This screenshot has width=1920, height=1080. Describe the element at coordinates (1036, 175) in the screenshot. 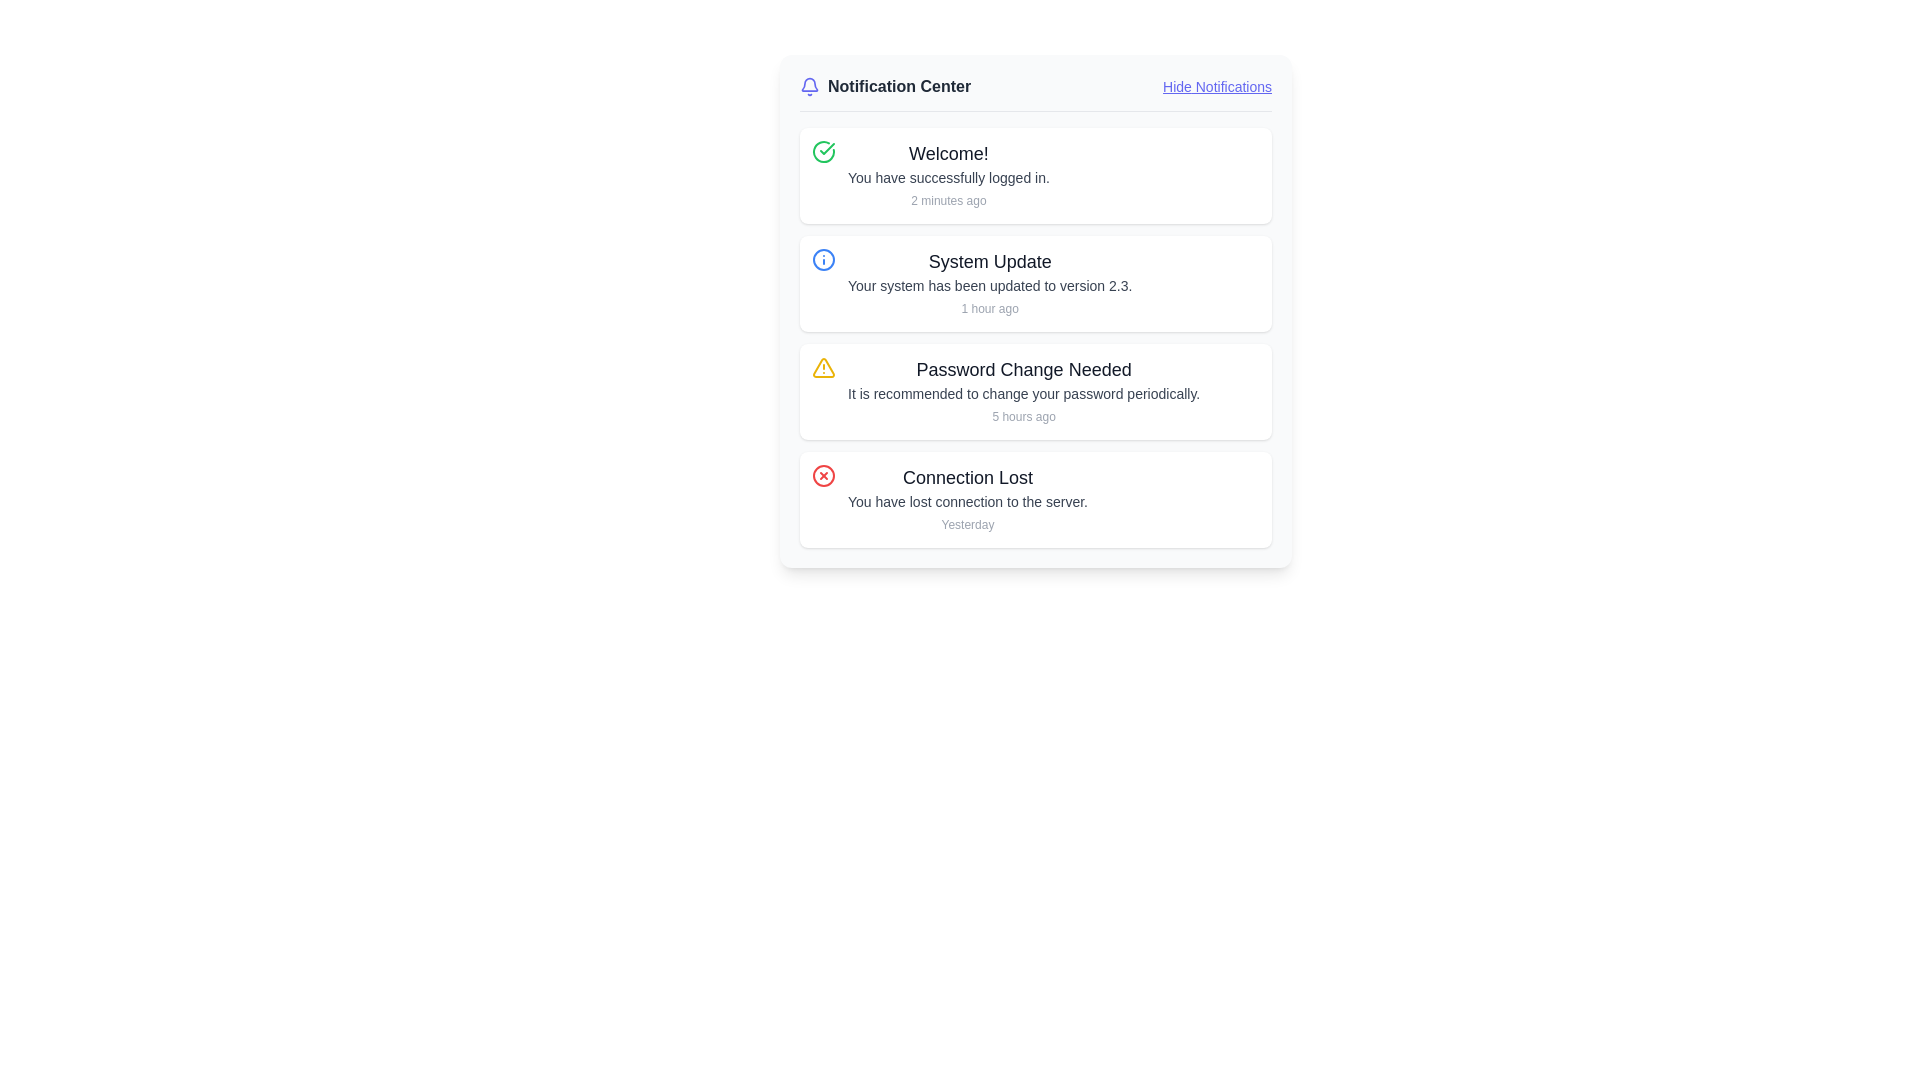

I see `the Notification card displaying the message 'Welcome! You have successfully logged in. 2 minutes ago' which is the first notification in the Notification Center` at that location.